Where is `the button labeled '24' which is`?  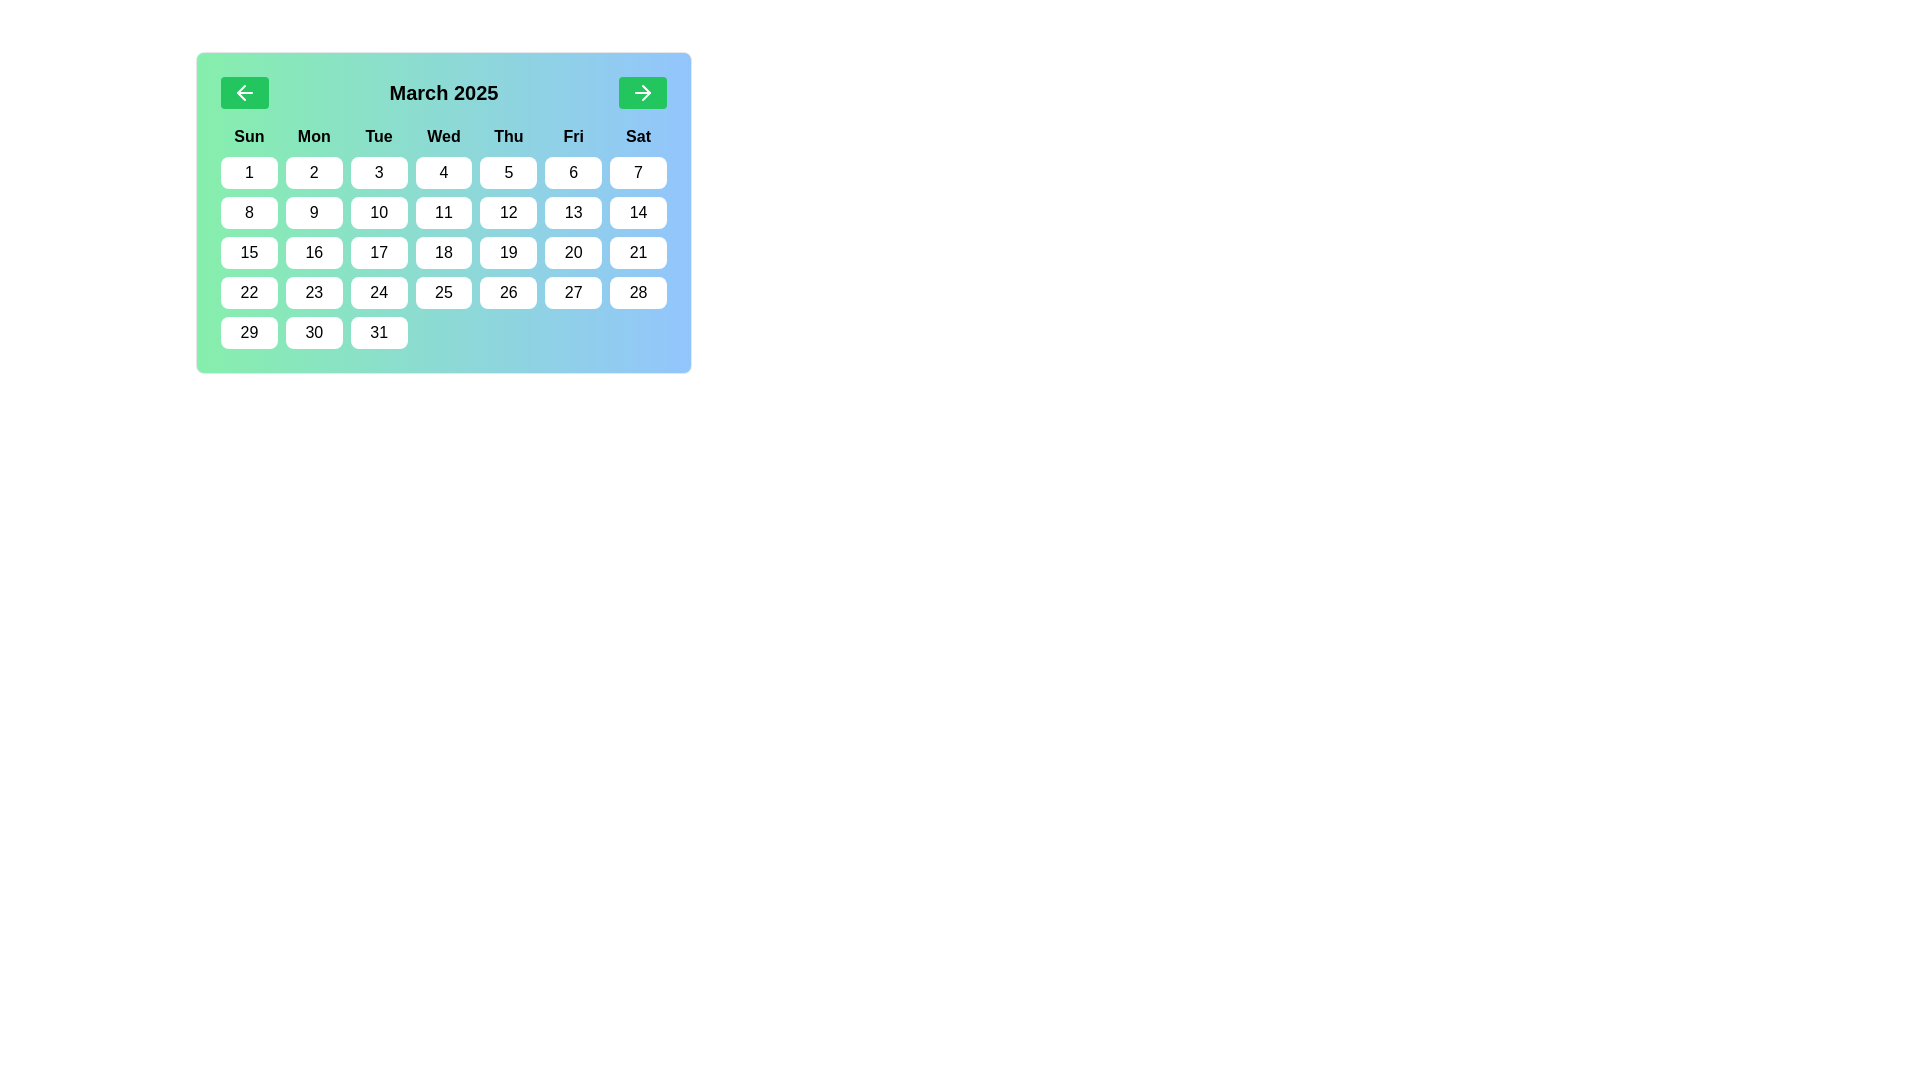
the button labeled '24' which is is located at coordinates (379, 293).